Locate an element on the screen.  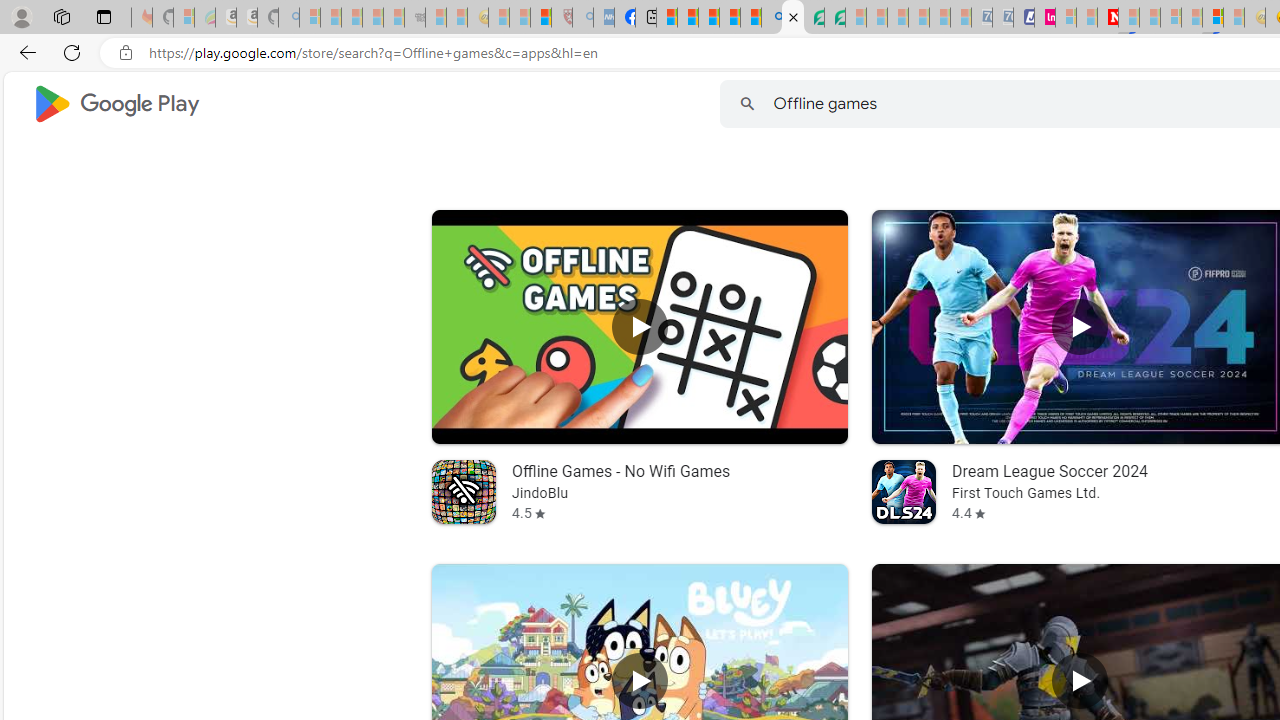
'list of asthma inhalers uk - Search - Sleeping' is located at coordinates (582, 17).